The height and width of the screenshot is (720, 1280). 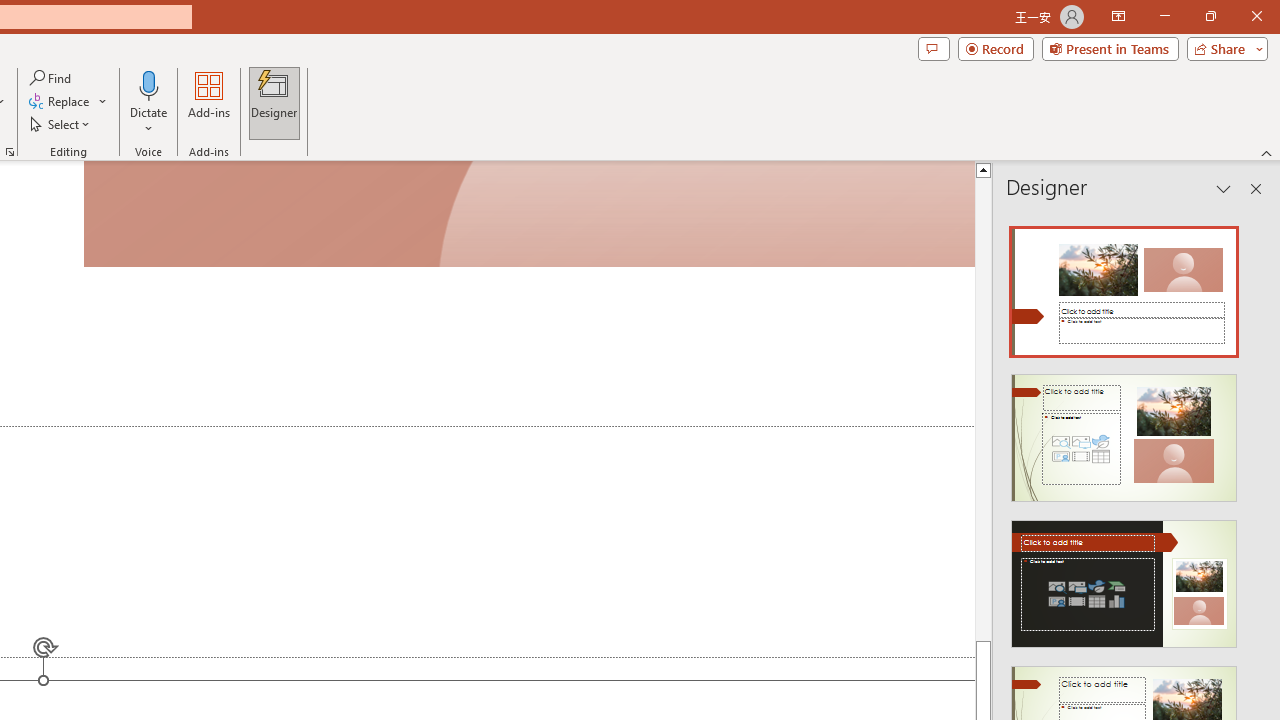 I want to click on 'Replace...', so click(x=60, y=101).